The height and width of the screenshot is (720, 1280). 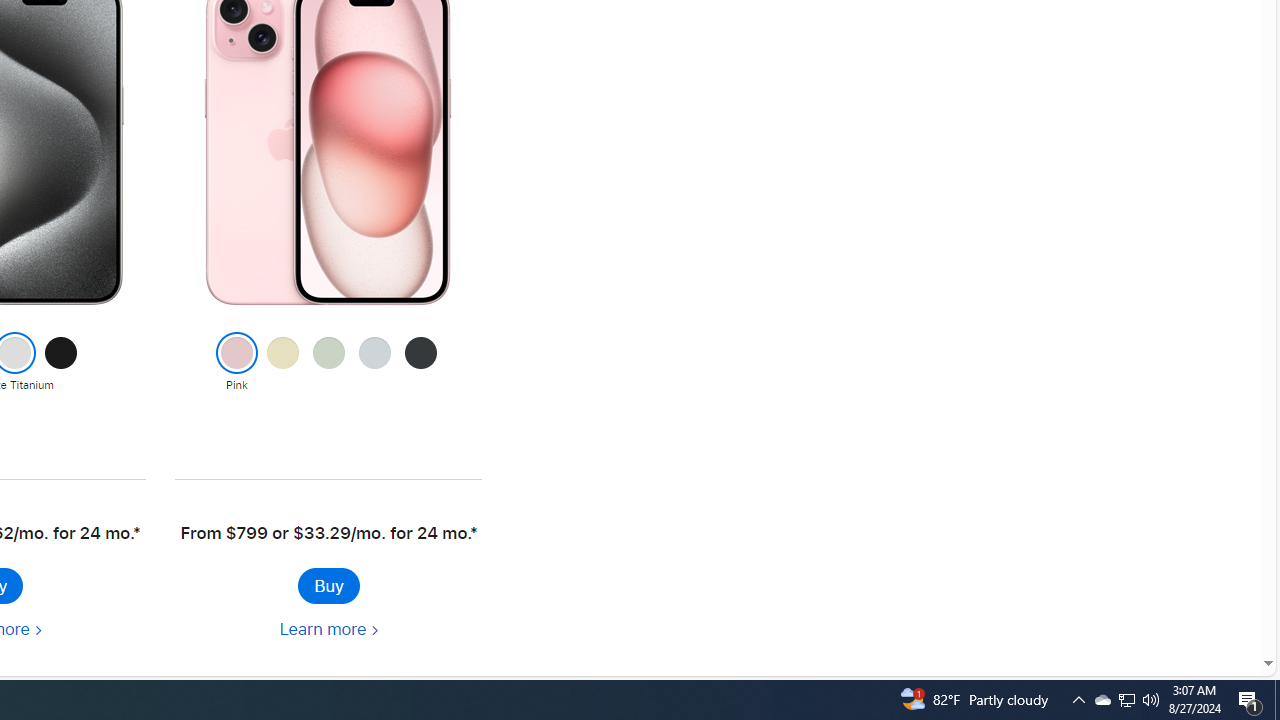 What do you see at coordinates (328, 585) in the screenshot?
I see `'Buy iPhone 15'` at bounding box center [328, 585].